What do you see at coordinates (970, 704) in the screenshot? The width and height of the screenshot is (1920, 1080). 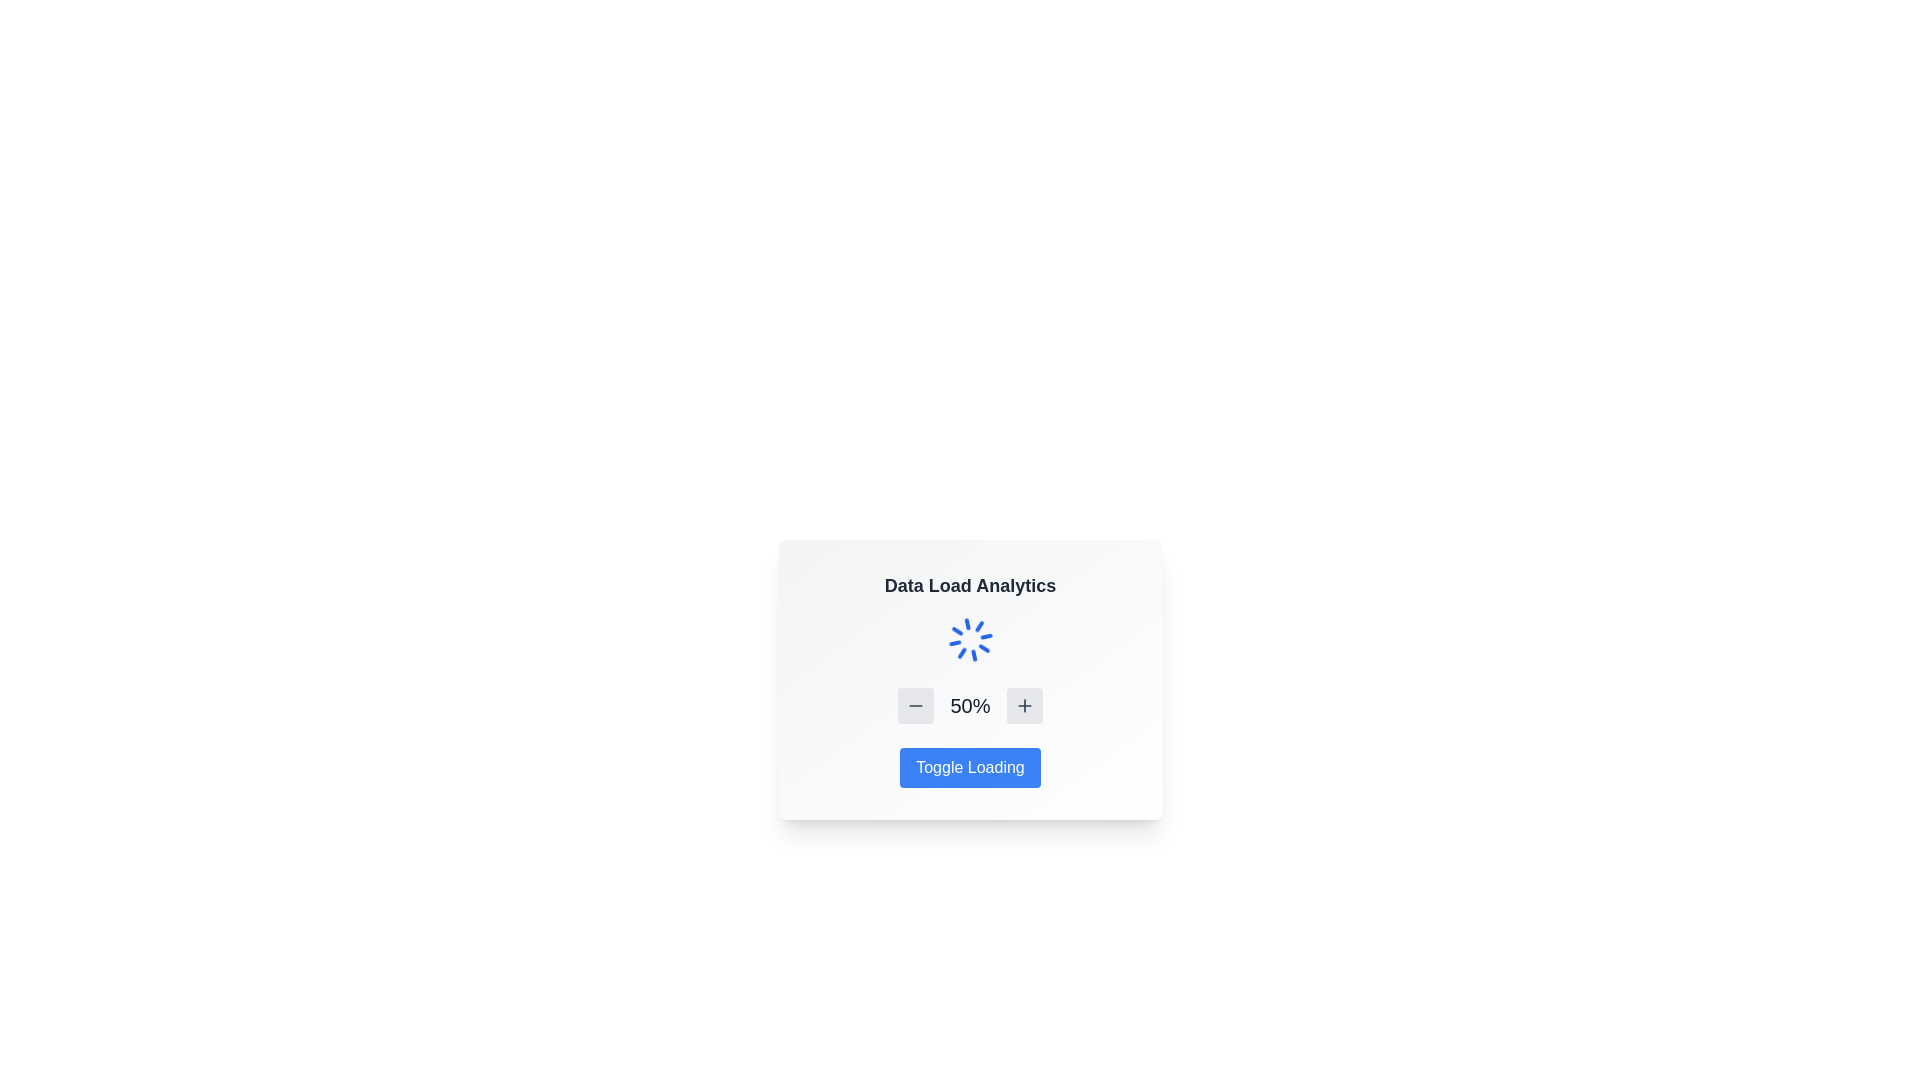 I see `the label displaying '50%' which is located beneath a spinning loader icon and is flanked by two buttons ('-' on the left and '+' on the right)` at bounding box center [970, 704].